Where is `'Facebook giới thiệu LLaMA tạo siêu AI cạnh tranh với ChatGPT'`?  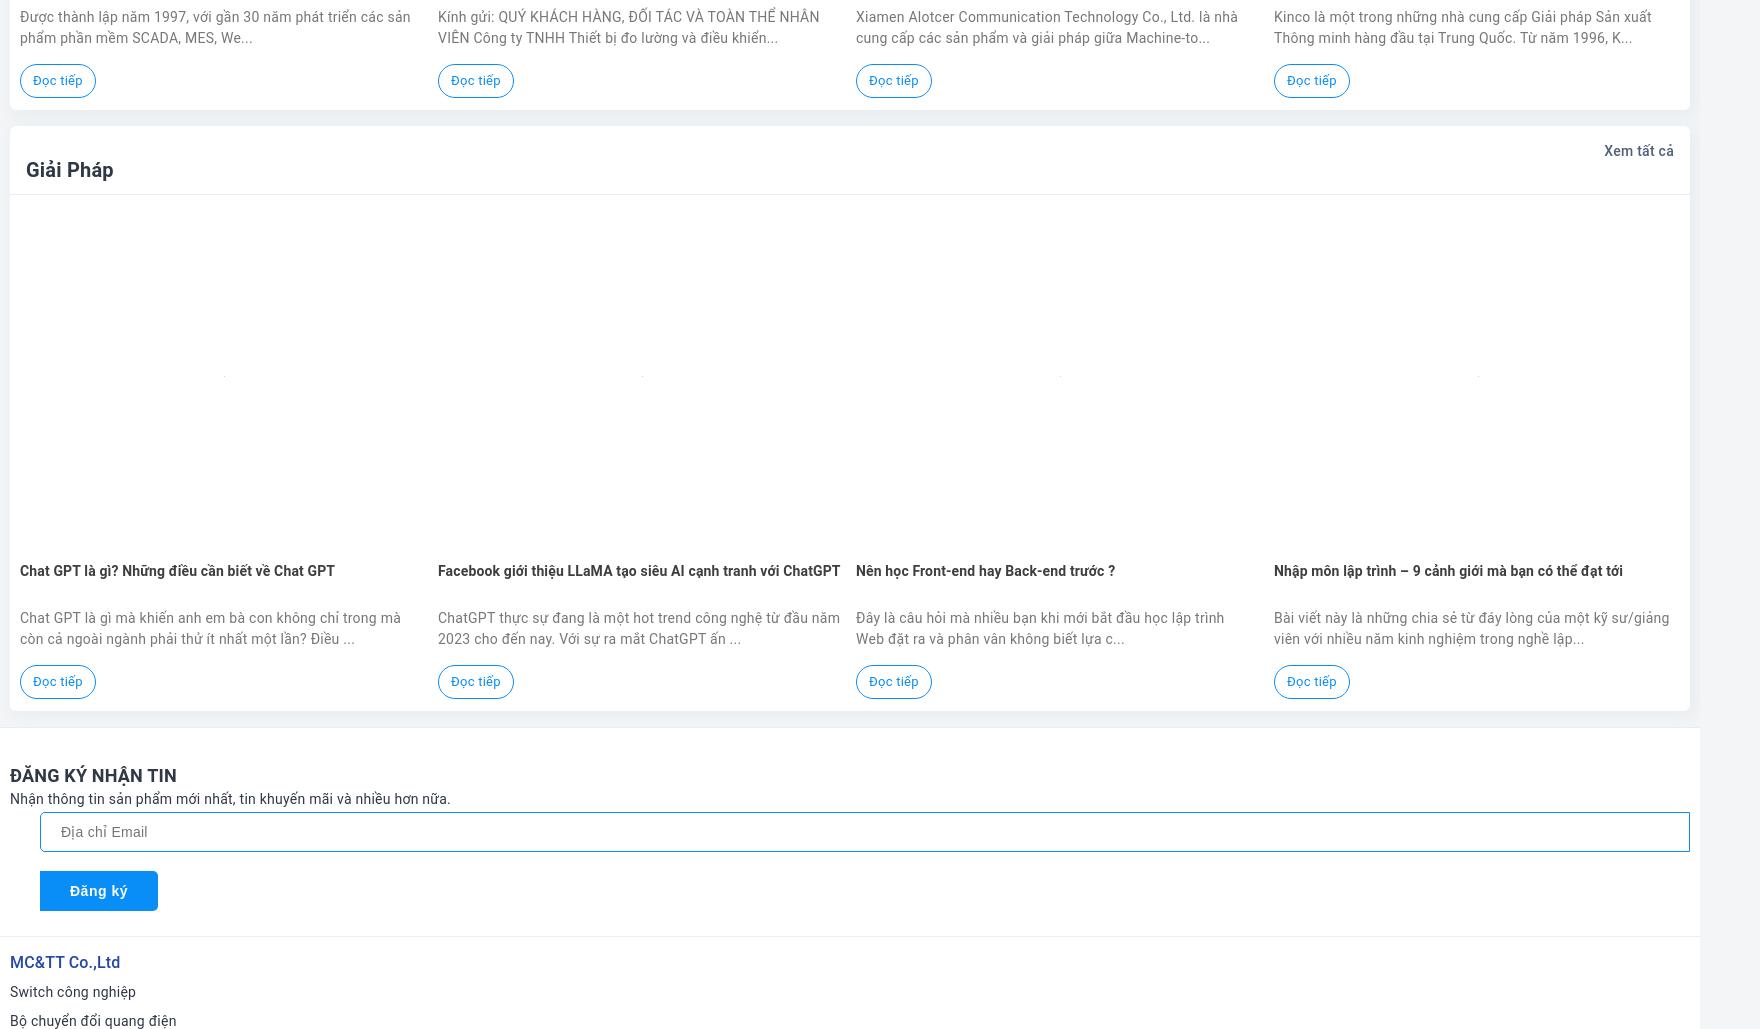
'Facebook giới thiệu LLaMA tạo siêu AI cạnh tranh với ChatGPT' is located at coordinates (639, 568).